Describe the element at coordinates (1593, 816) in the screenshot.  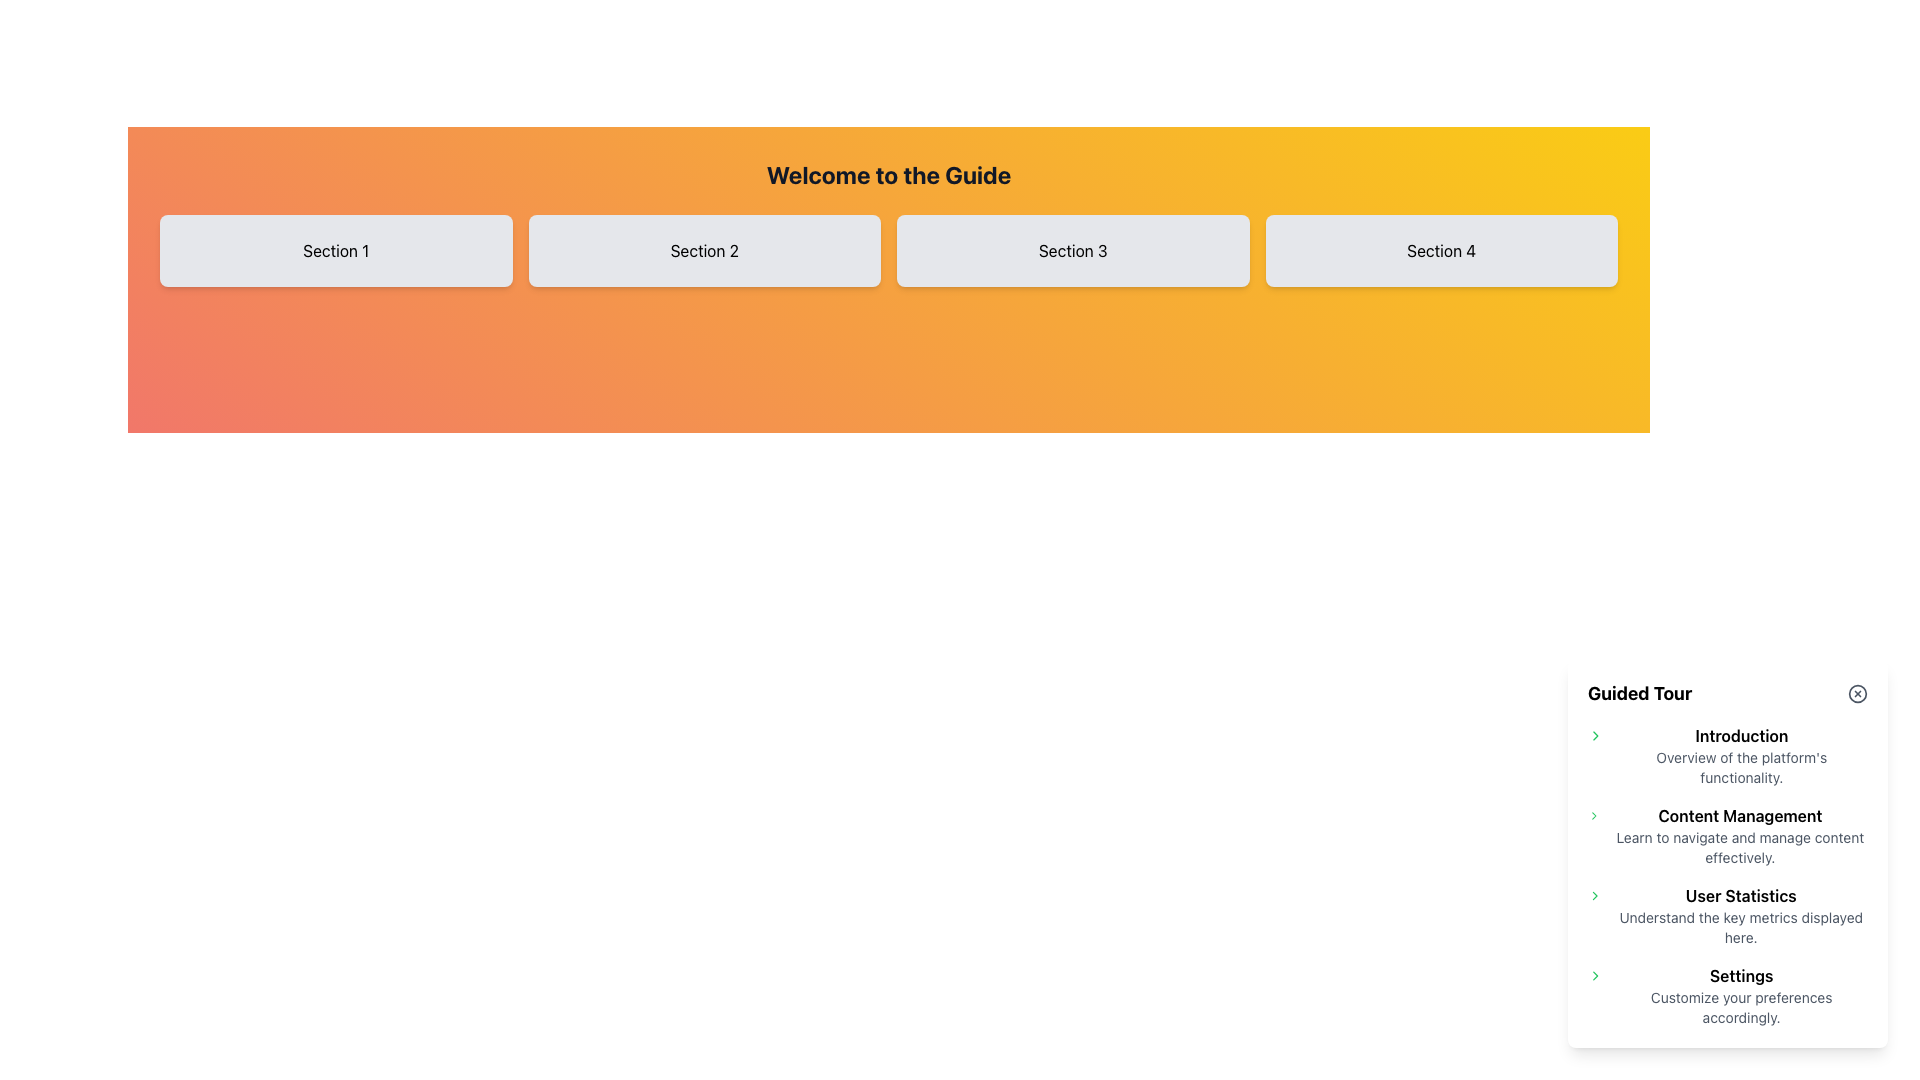
I see `the small right-facing chevron icon styled in green, located to the left of the text 'Content Management' in the second position of the 'Guided Tour' list` at that location.